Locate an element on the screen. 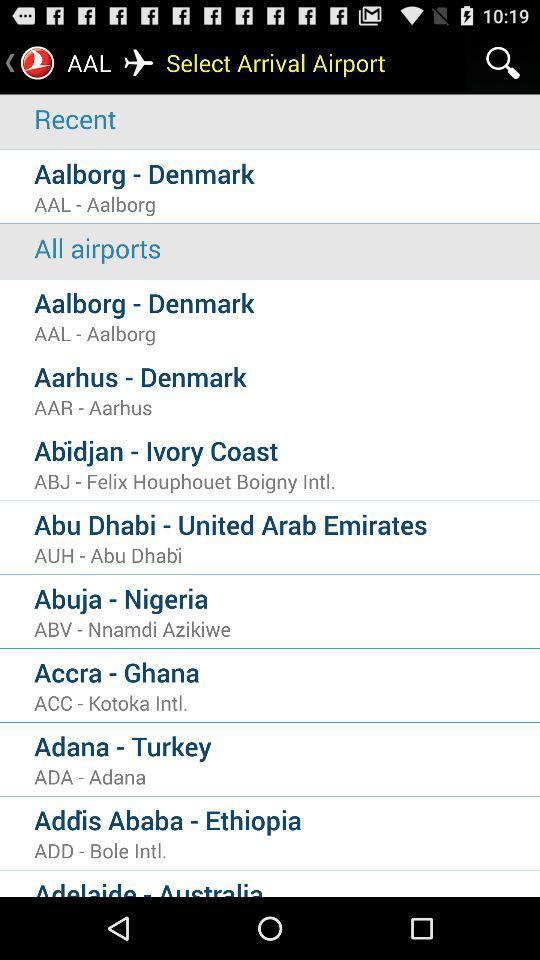 This screenshot has width=540, height=960. all airports item is located at coordinates (286, 247).